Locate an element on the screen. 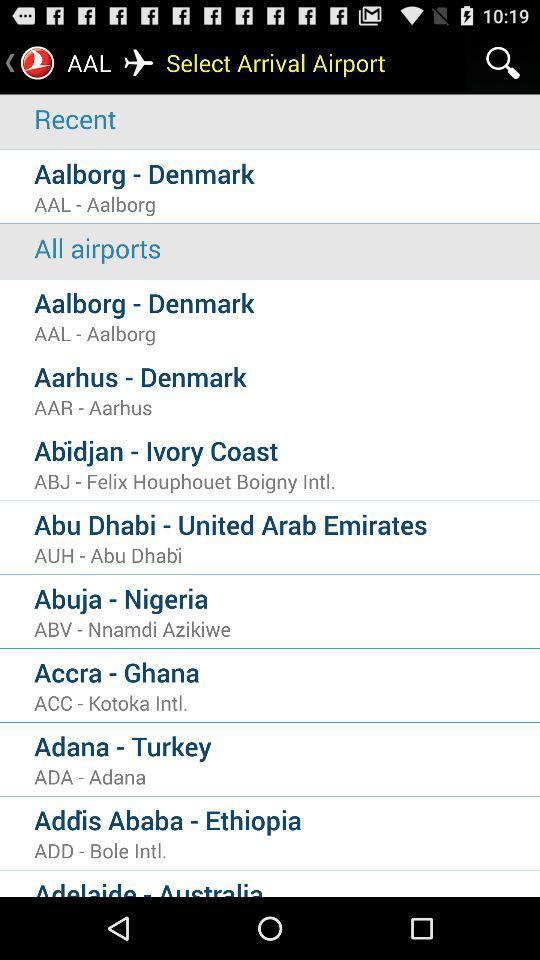 This screenshot has width=540, height=960. all airports item is located at coordinates (286, 247).